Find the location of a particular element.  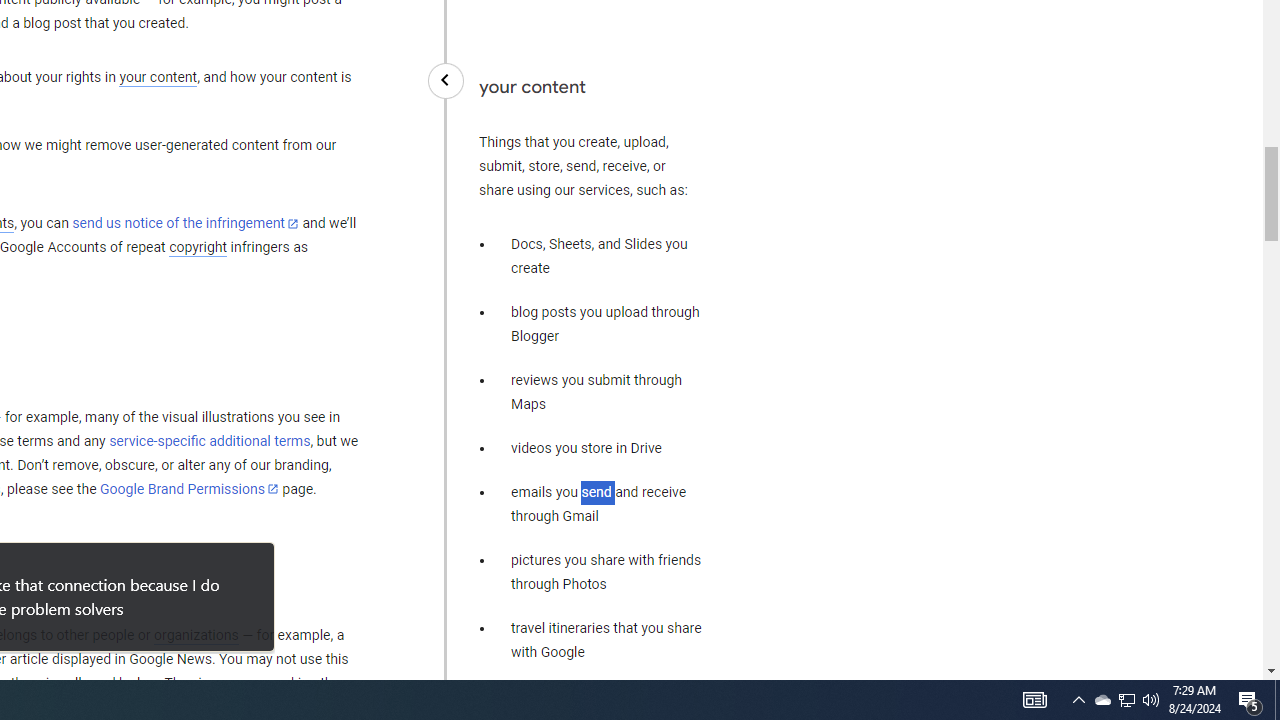

'organizations' is located at coordinates (196, 635).